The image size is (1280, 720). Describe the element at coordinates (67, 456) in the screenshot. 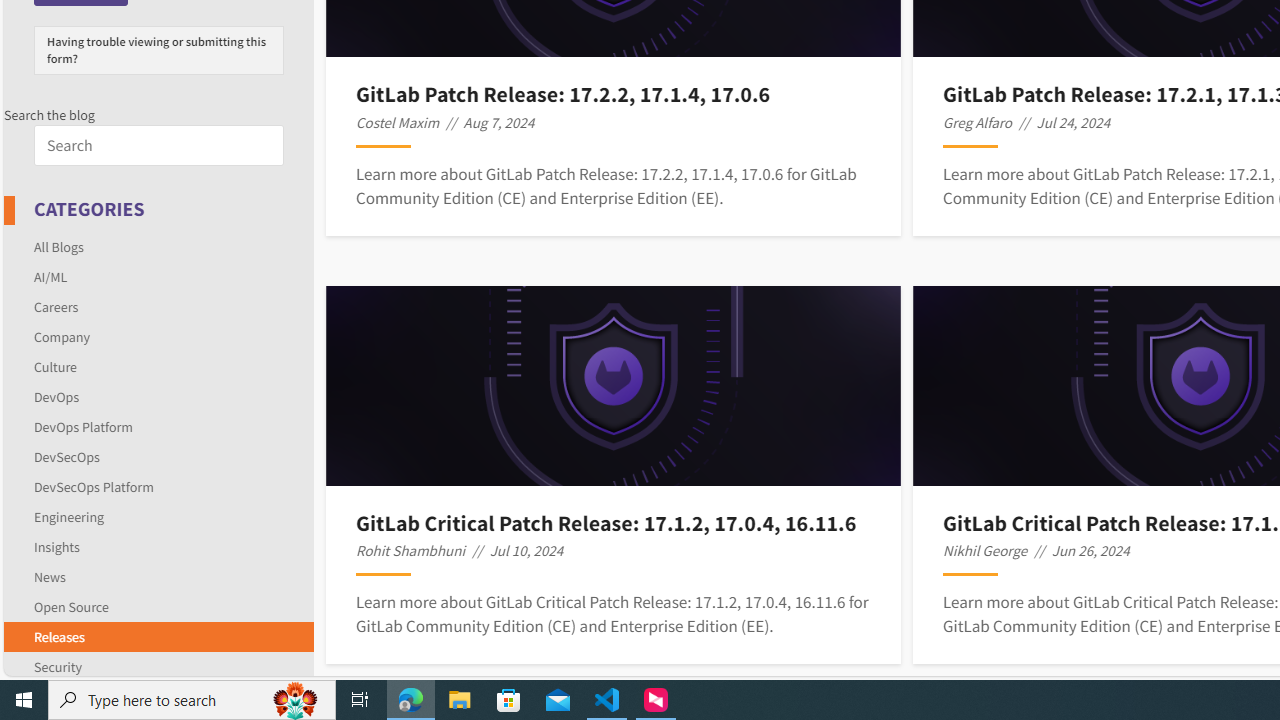

I see `'DevSecOps'` at that location.